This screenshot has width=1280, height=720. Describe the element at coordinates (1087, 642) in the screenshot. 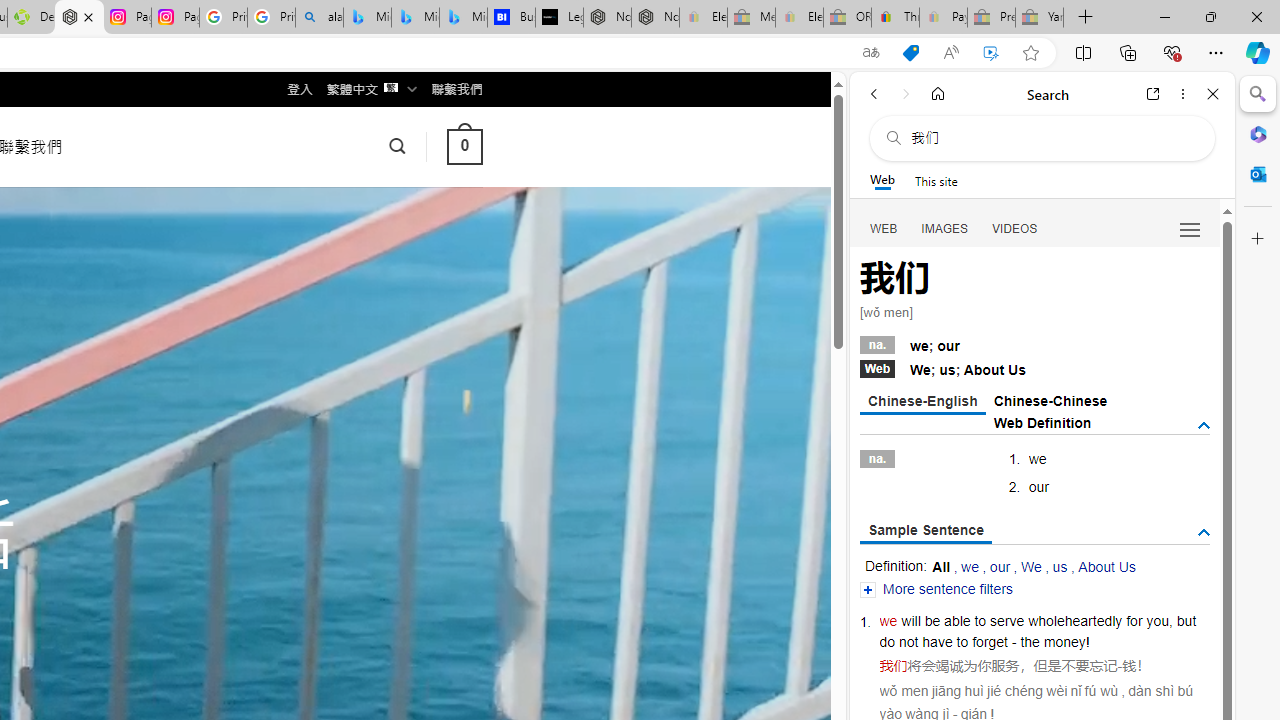

I see `'!'` at that location.